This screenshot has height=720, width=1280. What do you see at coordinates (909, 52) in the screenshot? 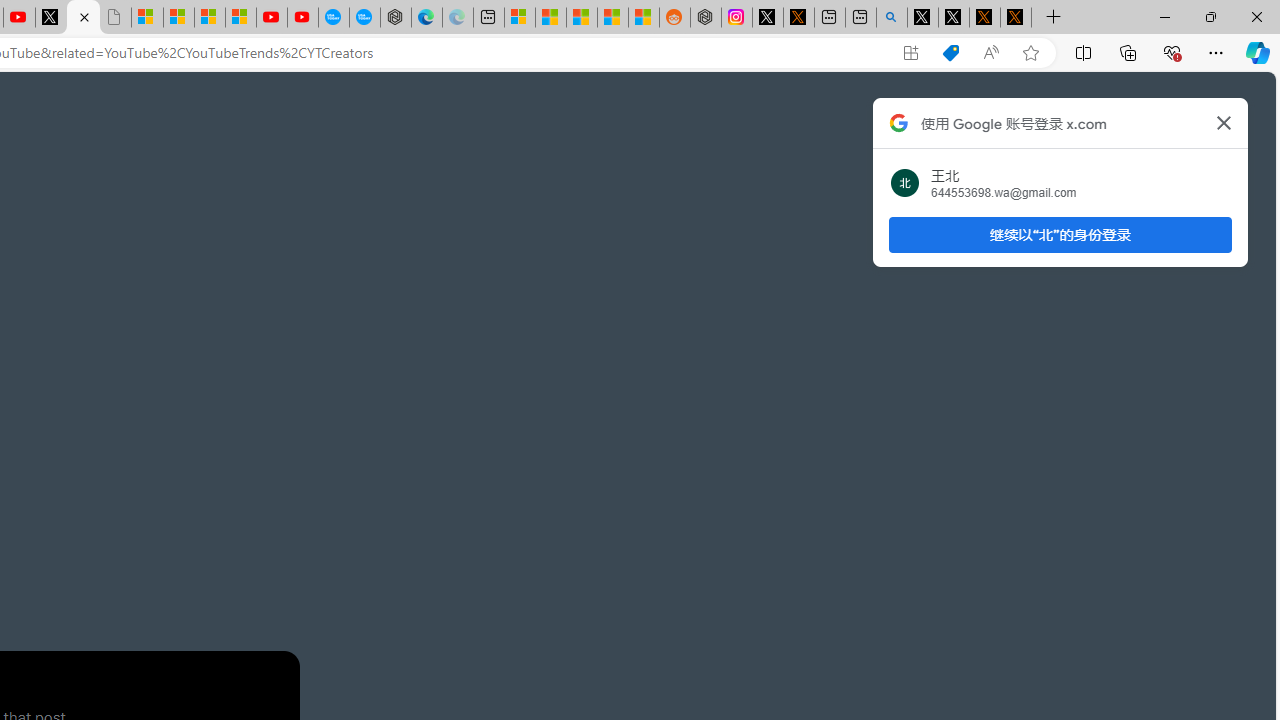
I see `'App available. Install X'` at bounding box center [909, 52].